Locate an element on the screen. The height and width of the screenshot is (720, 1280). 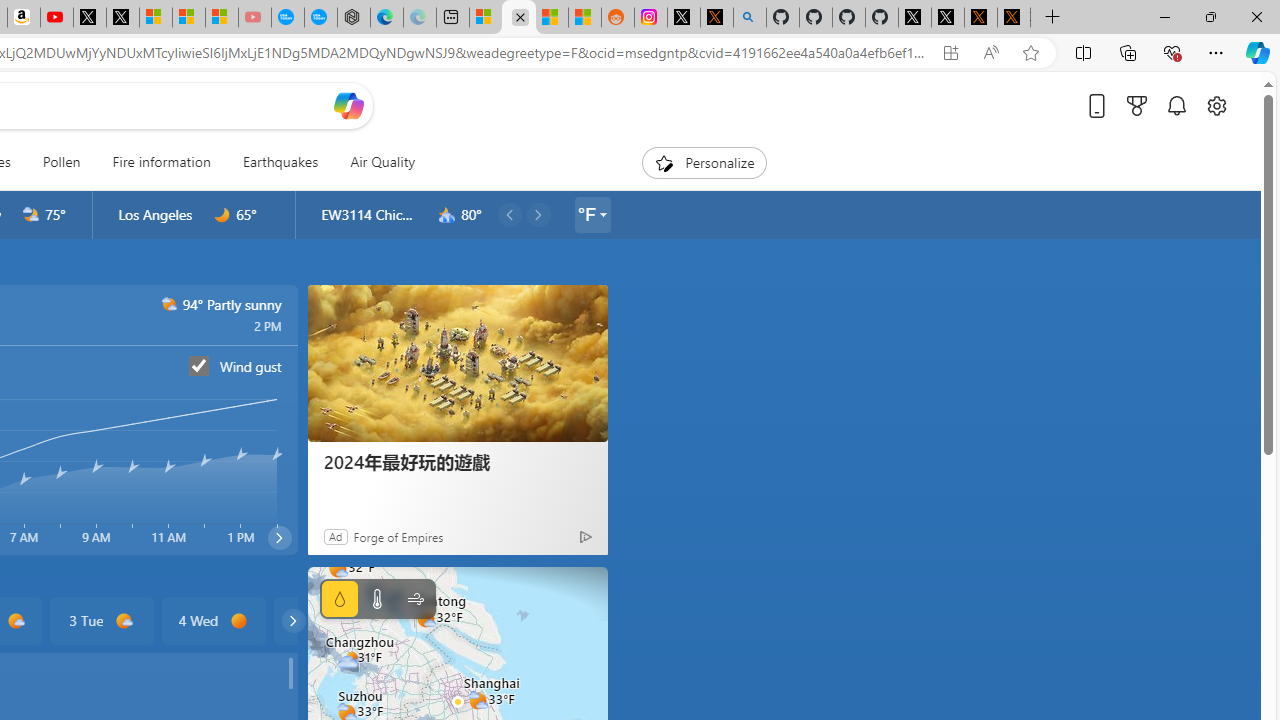
'Opinion: Op-Ed and Commentary - USA TODAY' is located at coordinates (287, 17).